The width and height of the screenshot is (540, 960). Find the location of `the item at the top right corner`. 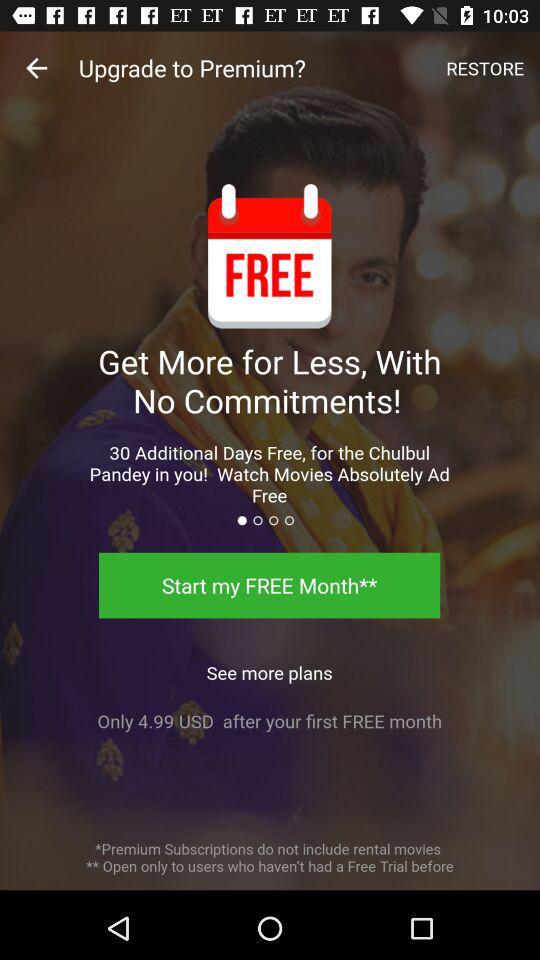

the item at the top right corner is located at coordinates (484, 68).